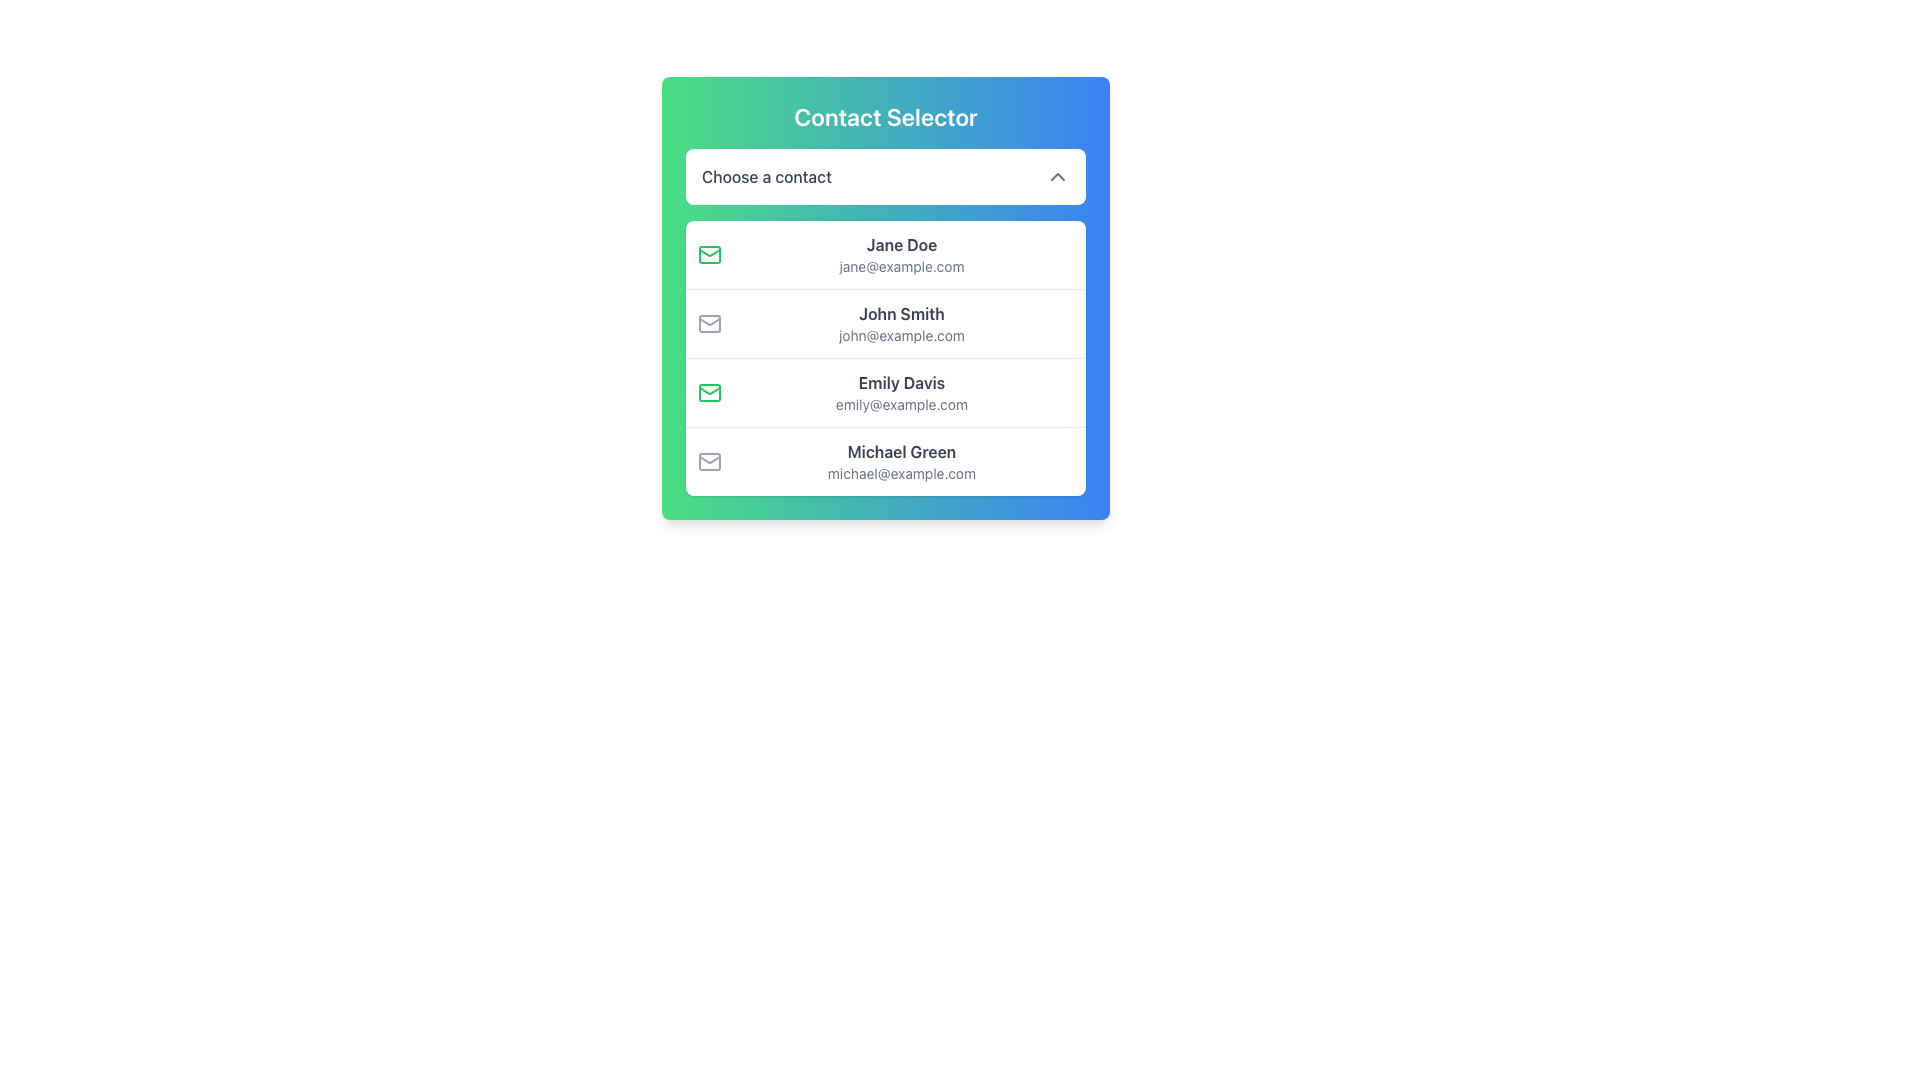 This screenshot has height=1080, width=1920. I want to click on the text display labeled 'jane@example.com', which is styled in a smaller font and lighter gray color, positioned directly below 'Jane Doe' in the contact selector interface, so click(901, 265).